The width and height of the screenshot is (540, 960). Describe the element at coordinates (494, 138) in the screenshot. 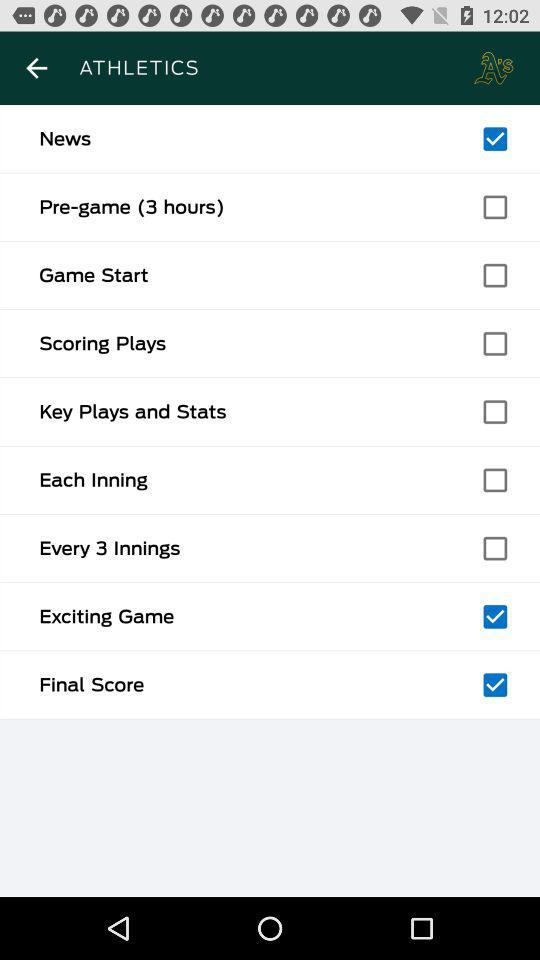

I see `to receive news` at that location.